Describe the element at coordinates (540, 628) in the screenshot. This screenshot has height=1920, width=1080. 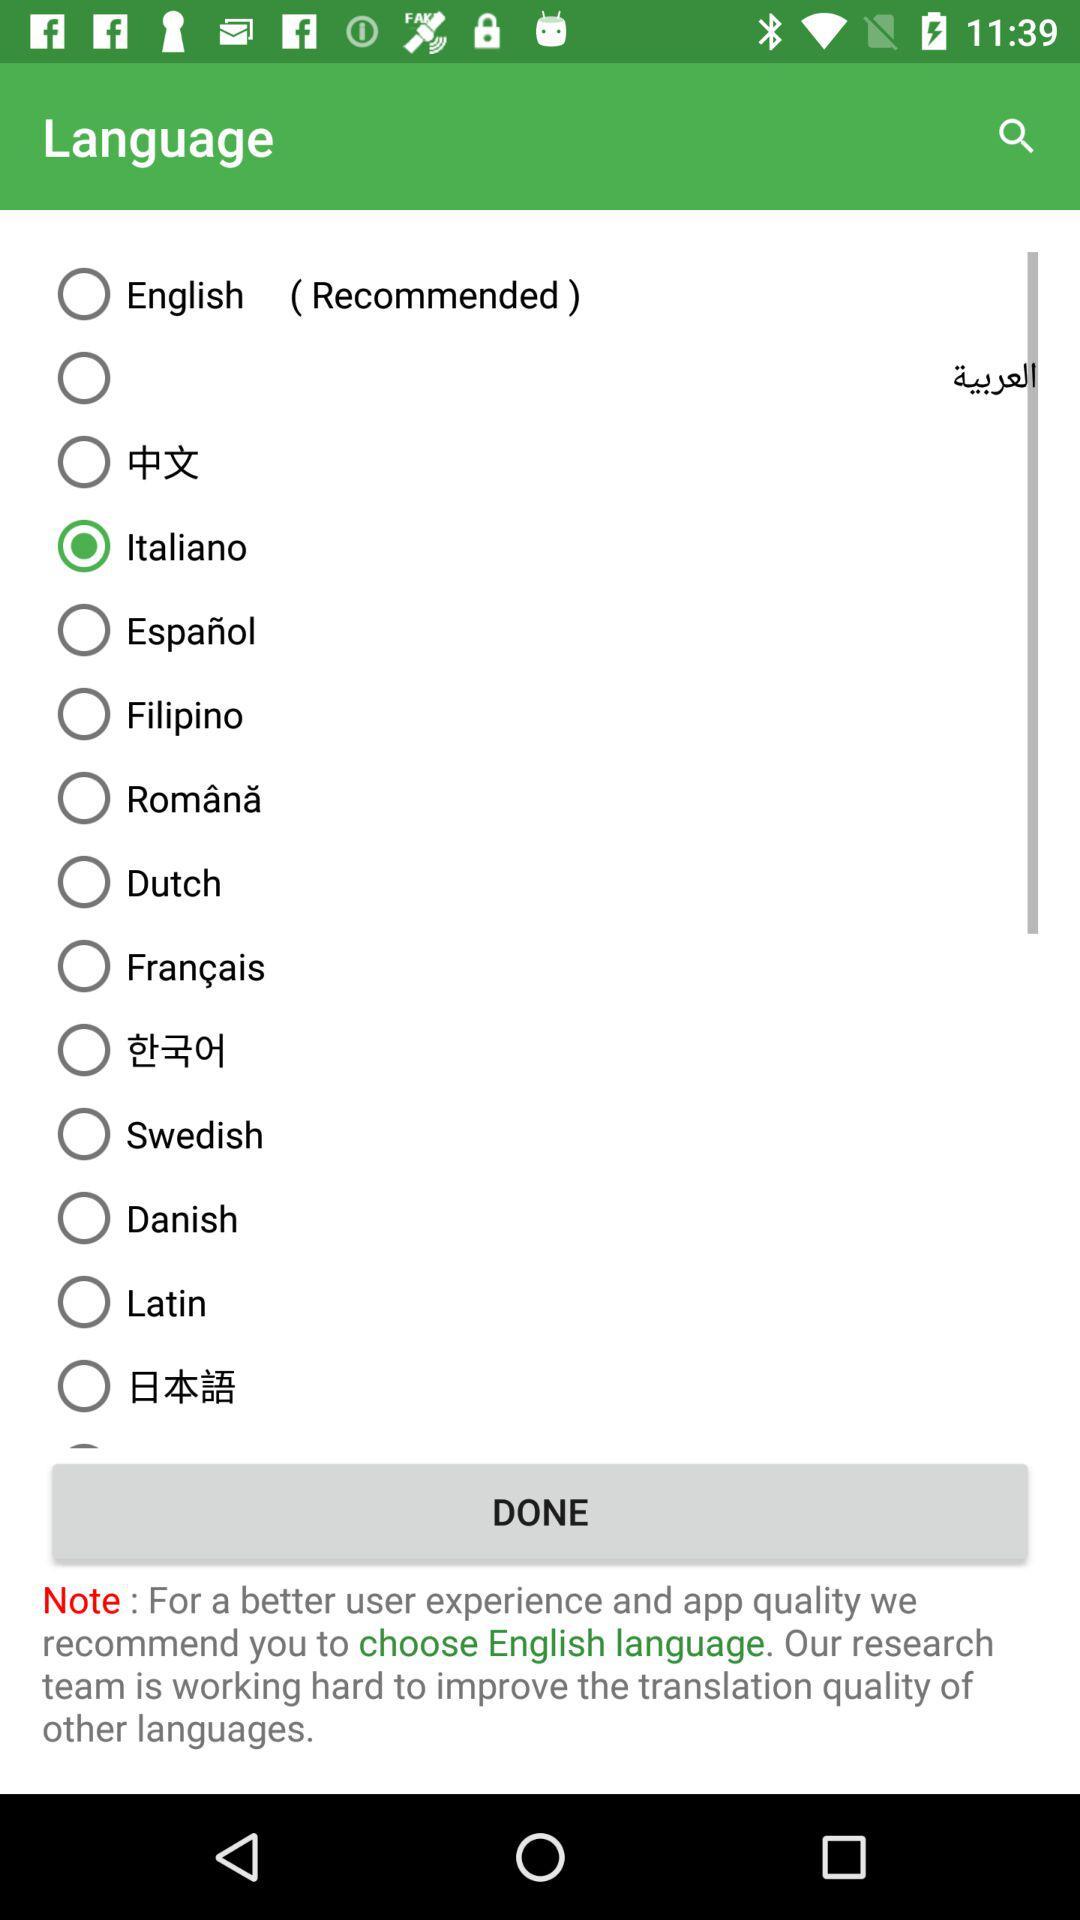
I see `the icon below italiano` at that location.